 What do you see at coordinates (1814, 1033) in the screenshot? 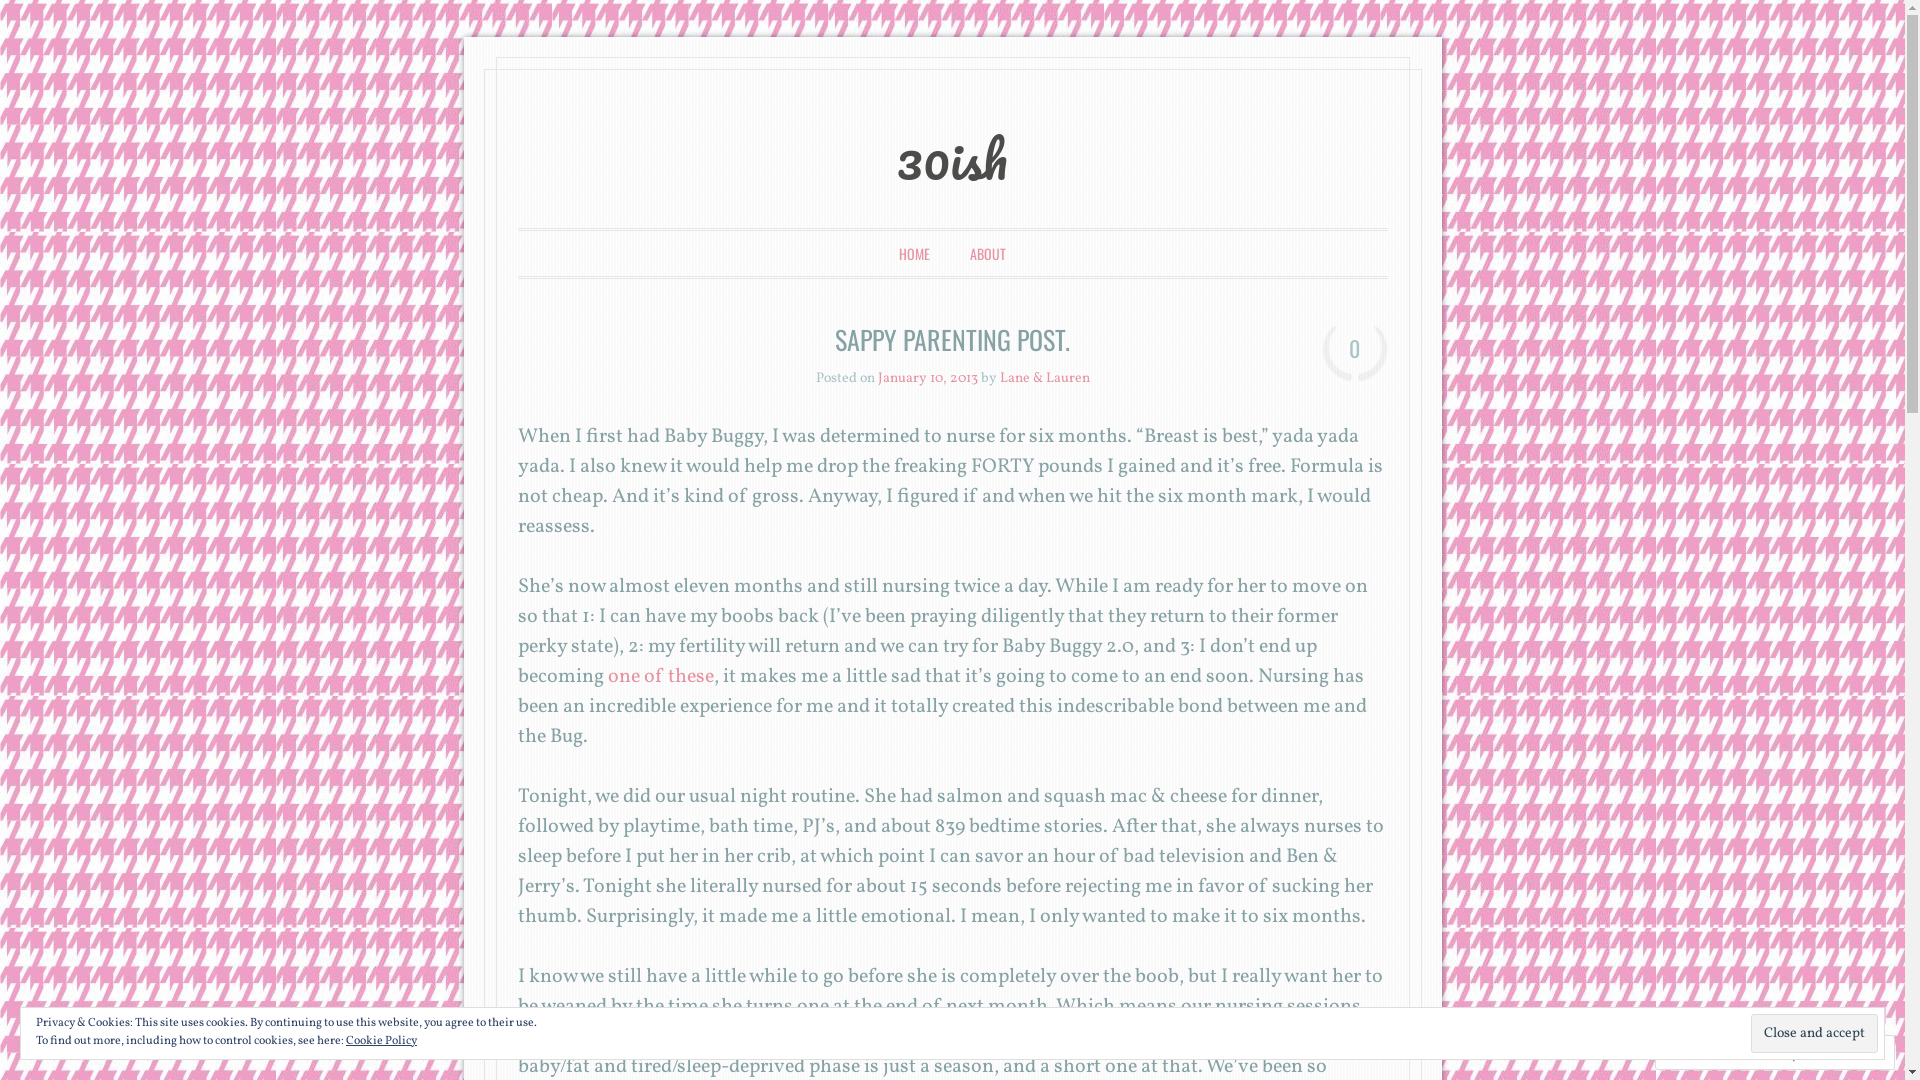
I see `'Close and accept'` at bounding box center [1814, 1033].